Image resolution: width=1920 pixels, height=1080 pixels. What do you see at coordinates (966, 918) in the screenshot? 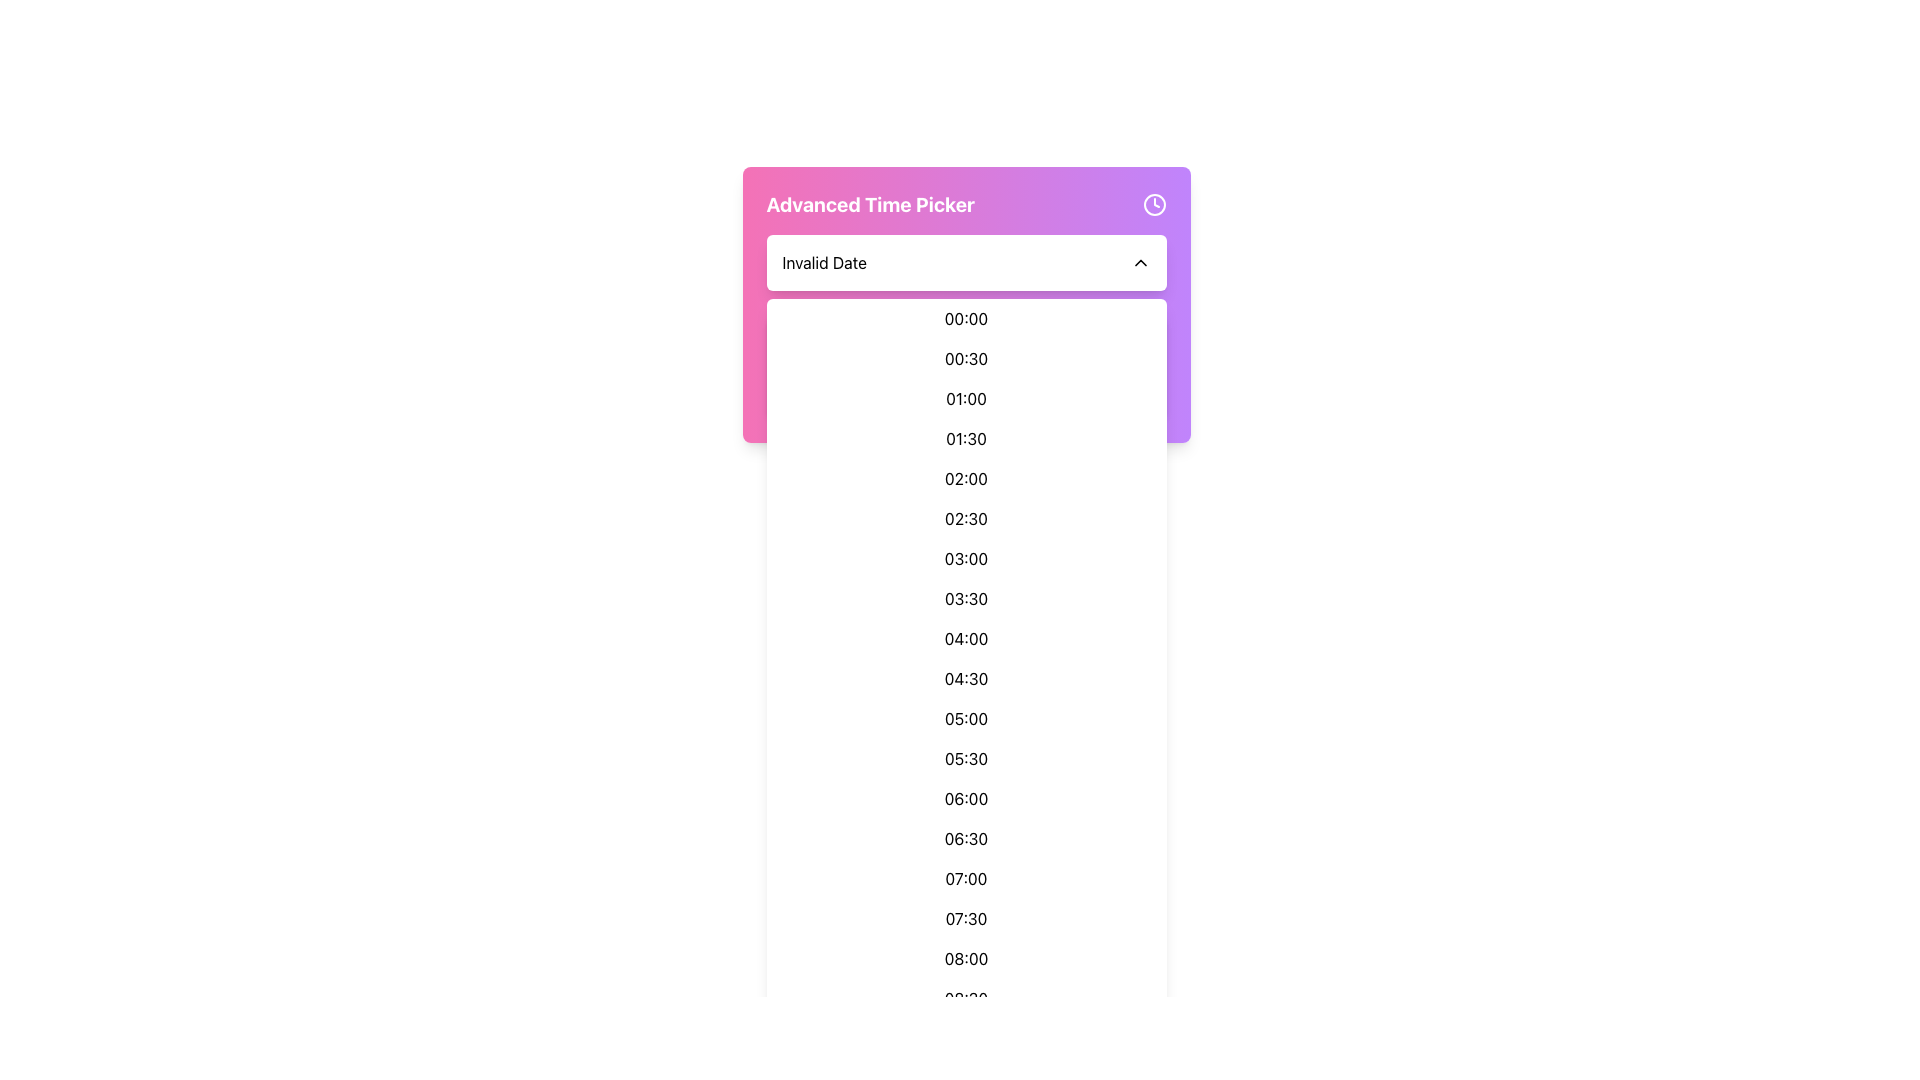
I see `the 16th selectable time entry in the dropdown menu` at bounding box center [966, 918].